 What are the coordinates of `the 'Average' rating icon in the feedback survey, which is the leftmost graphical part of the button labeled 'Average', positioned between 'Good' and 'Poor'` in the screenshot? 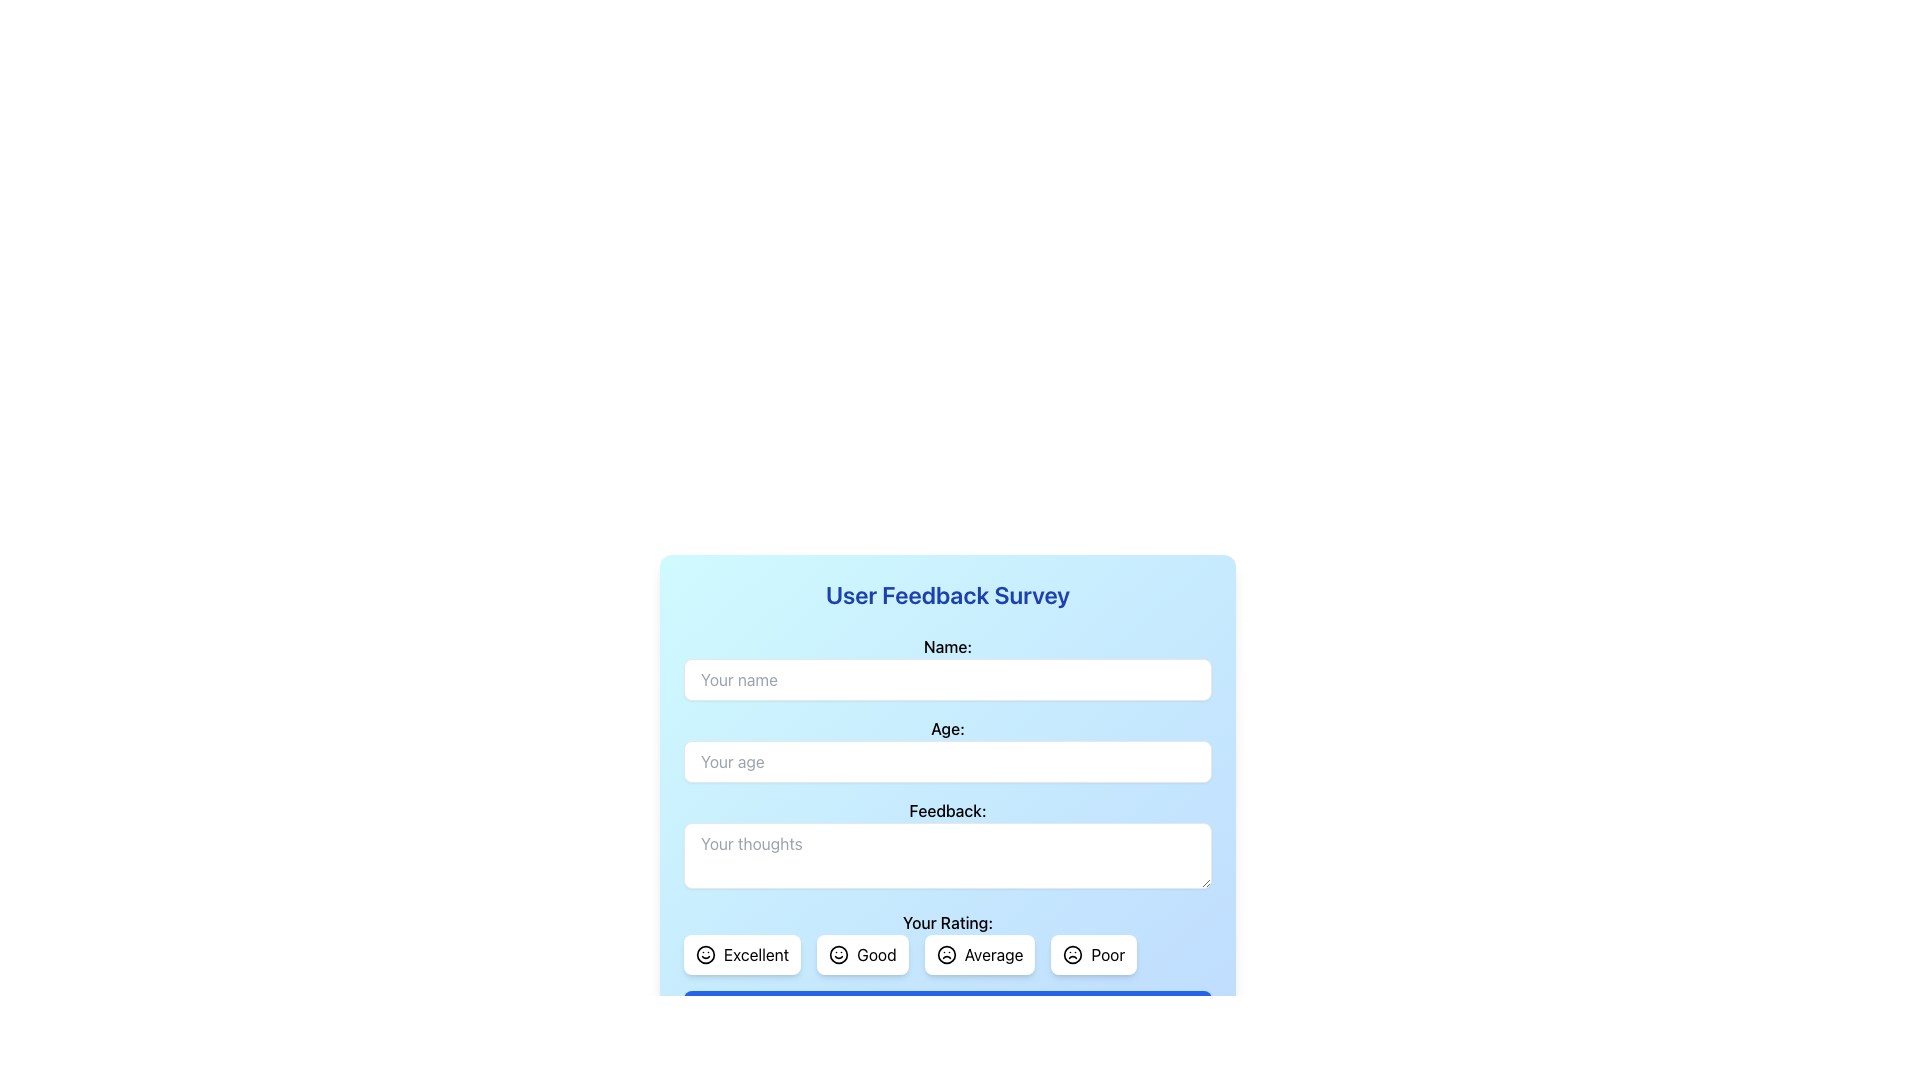 It's located at (945, 954).